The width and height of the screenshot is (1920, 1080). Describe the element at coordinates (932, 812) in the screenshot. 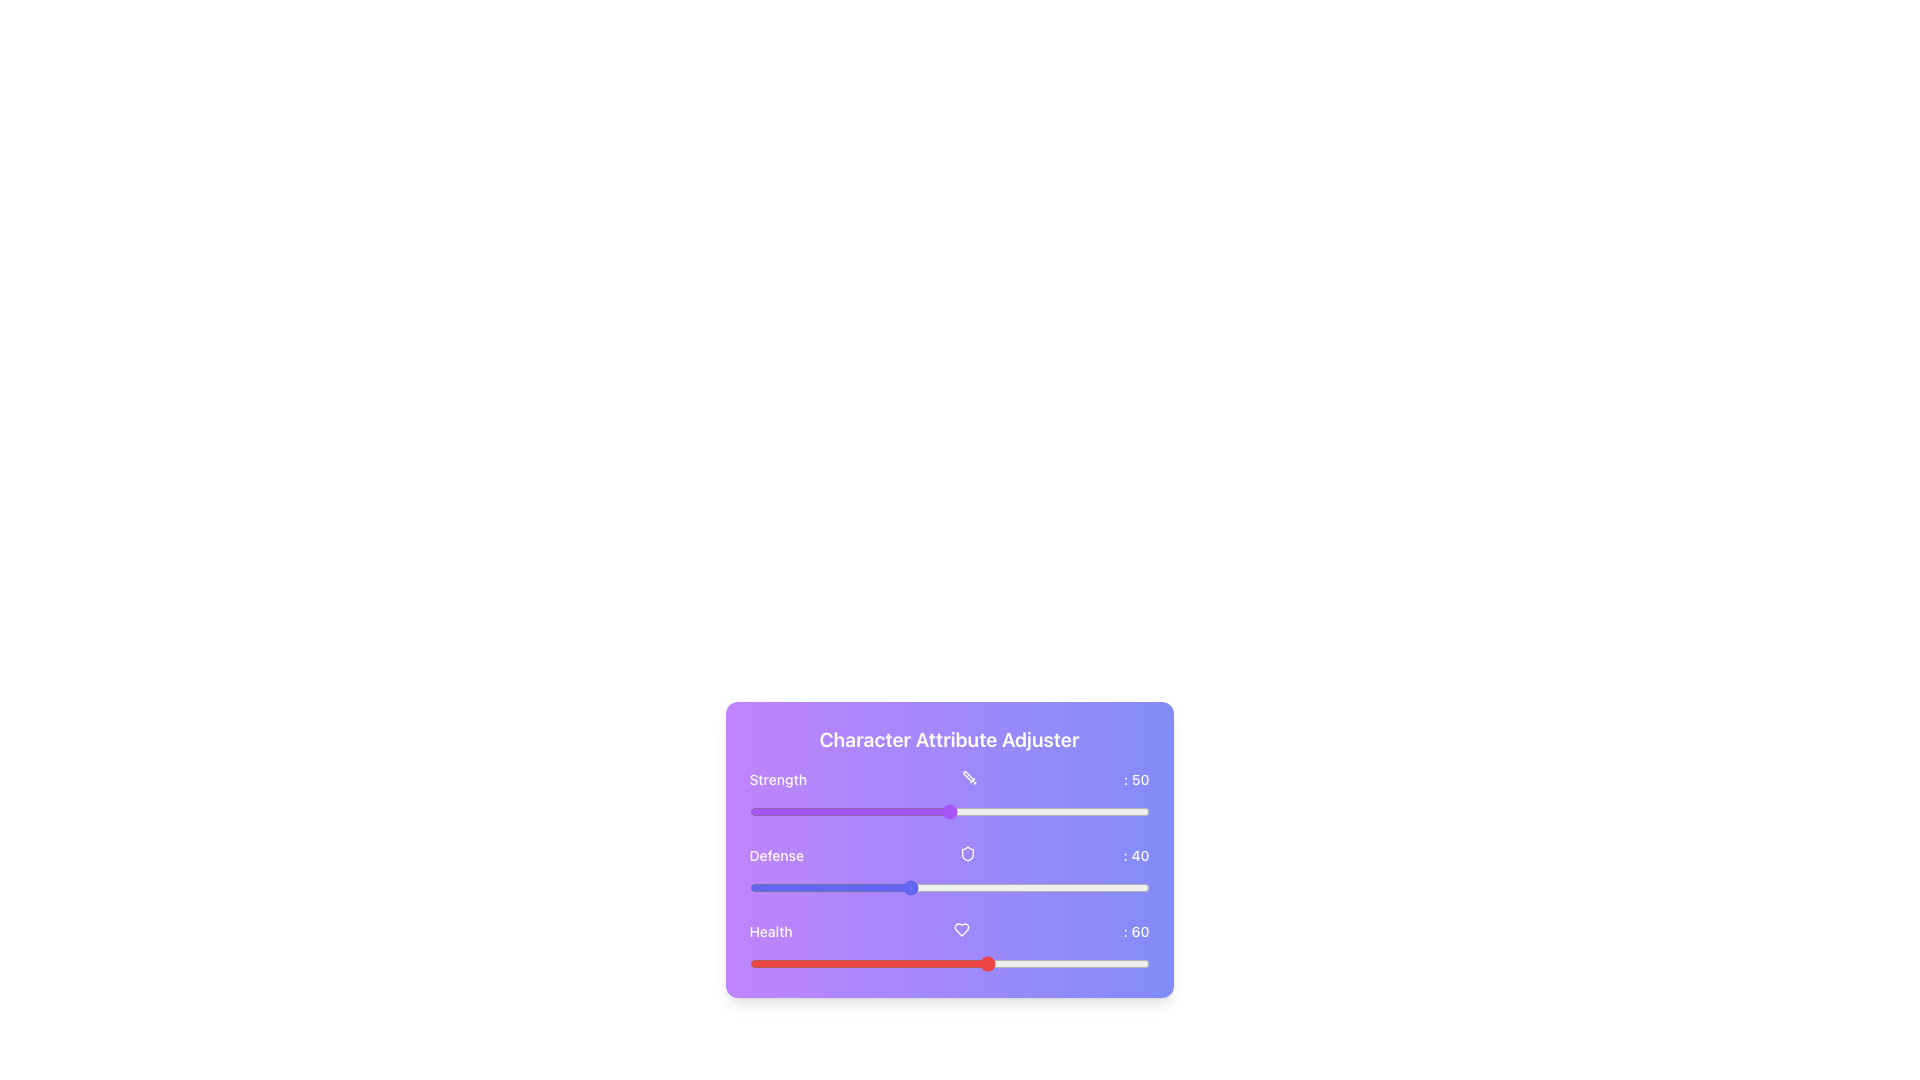

I see `the Strength attribute` at that location.